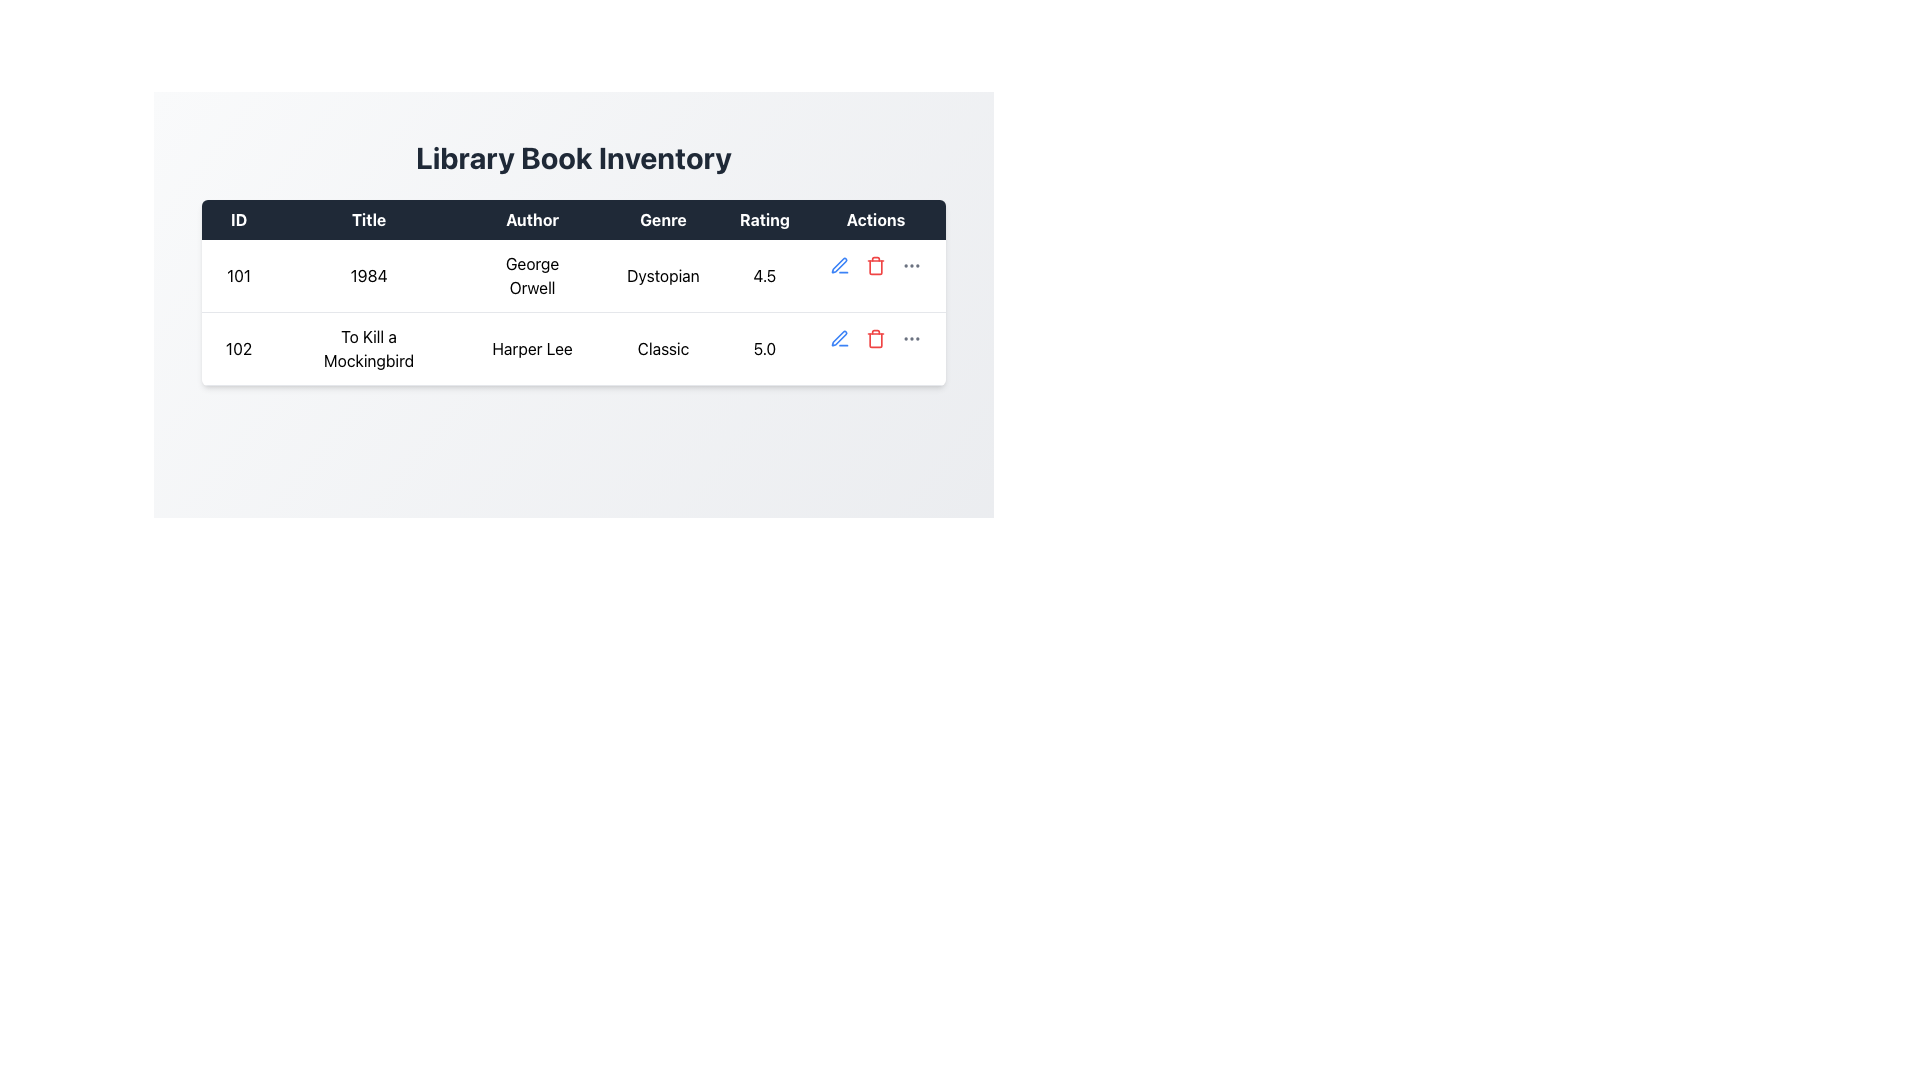  I want to click on the numeric text element '4.5' in the 'Rating' column of the first row corresponding to the book '1984' by George Orwell, so click(763, 276).